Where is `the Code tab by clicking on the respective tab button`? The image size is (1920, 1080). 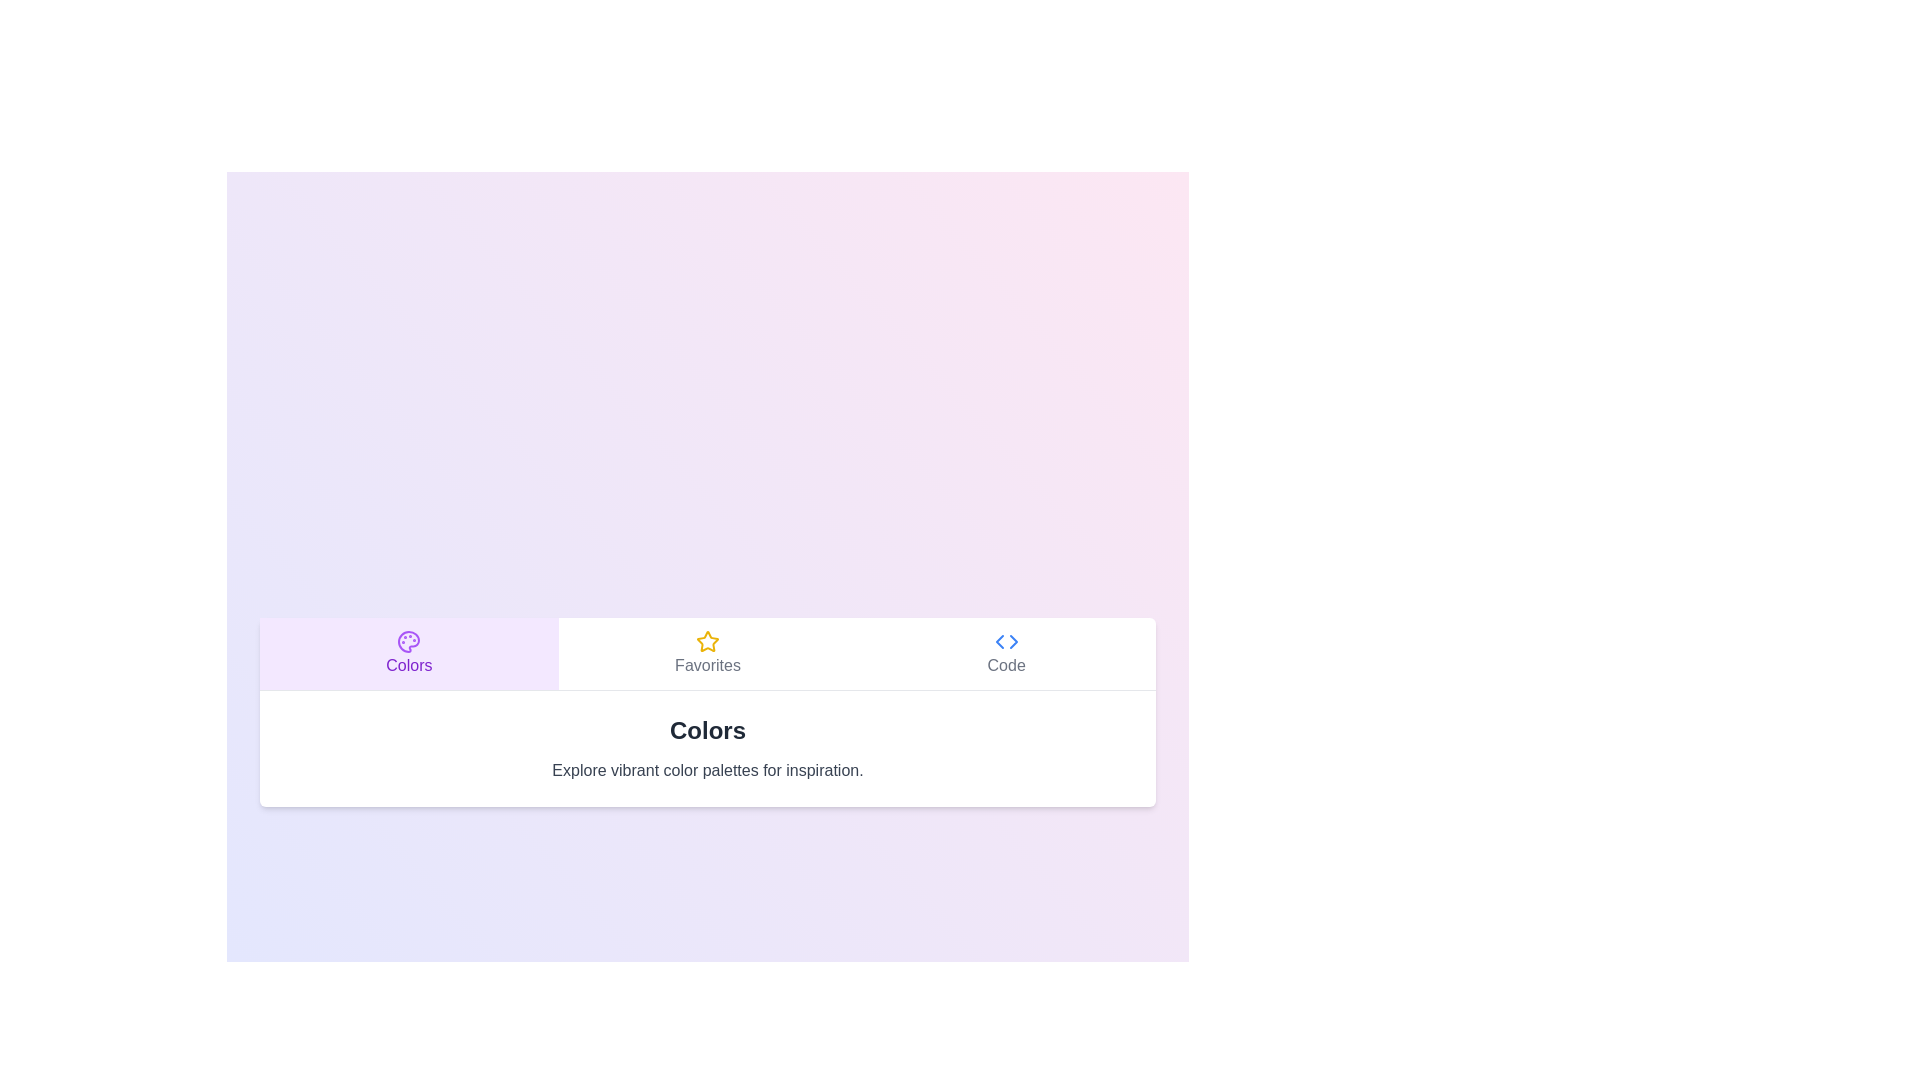 the Code tab by clicking on the respective tab button is located at coordinates (1006, 653).